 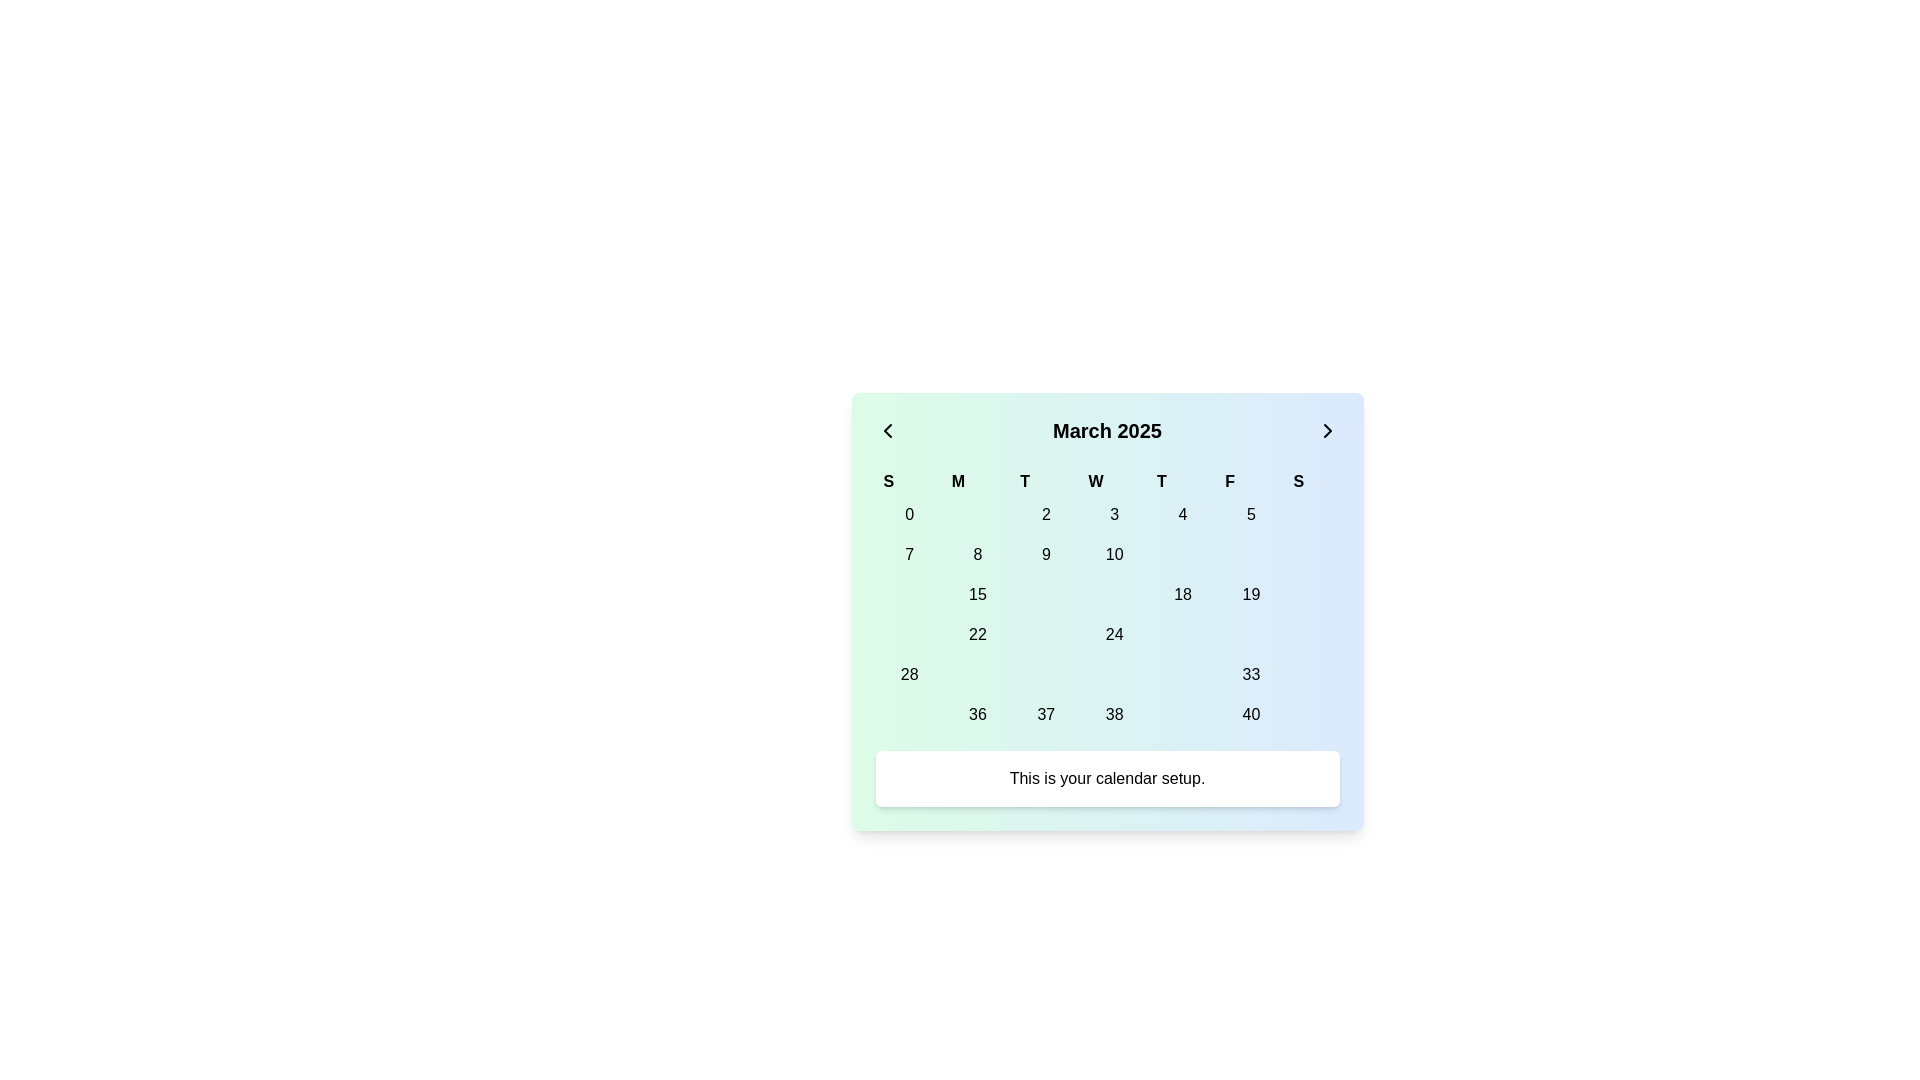 What do you see at coordinates (908, 713) in the screenshot?
I see `the Graphical Indicator that highlights a specific day in the calendar view, located below number 28 and to the left of number 36` at bounding box center [908, 713].